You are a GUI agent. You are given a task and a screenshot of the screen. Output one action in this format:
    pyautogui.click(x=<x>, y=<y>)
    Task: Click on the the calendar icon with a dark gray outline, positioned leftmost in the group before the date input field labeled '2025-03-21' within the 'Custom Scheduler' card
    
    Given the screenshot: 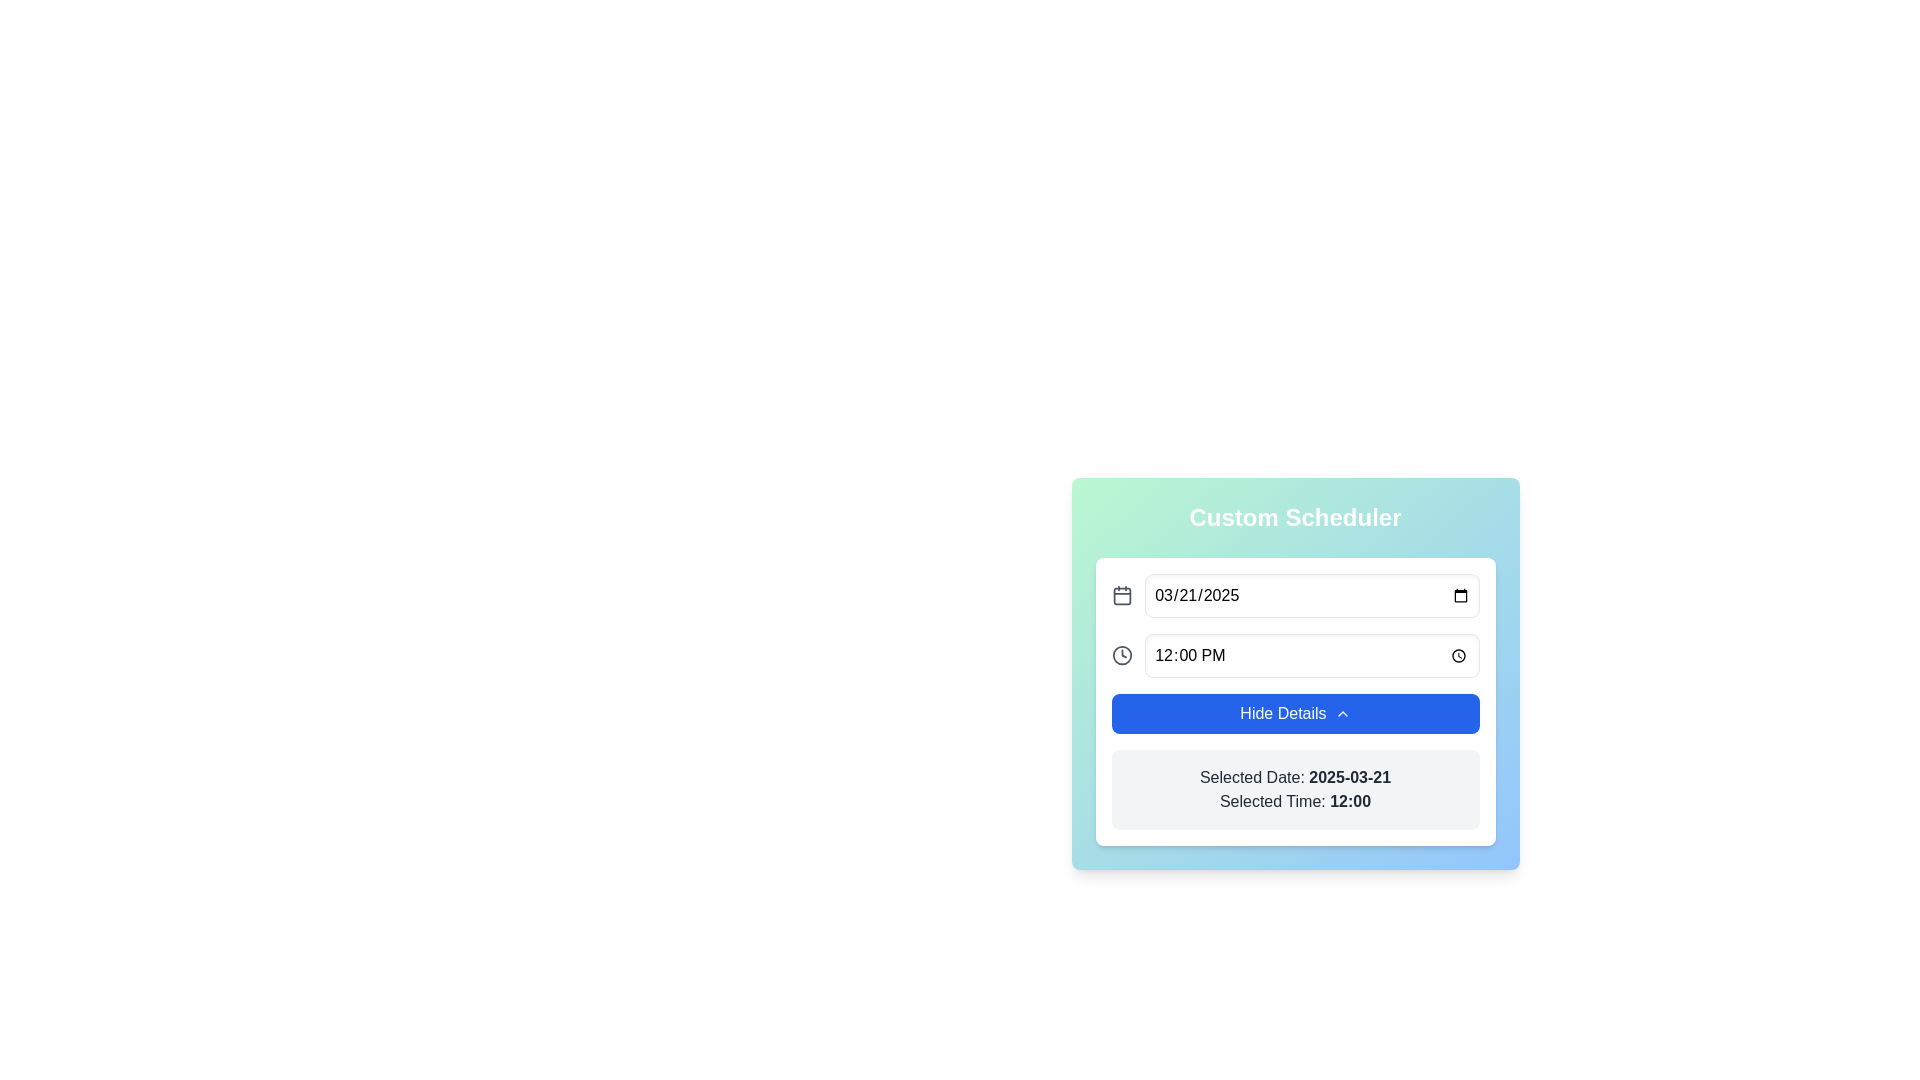 What is the action you would take?
    pyautogui.click(x=1122, y=595)
    